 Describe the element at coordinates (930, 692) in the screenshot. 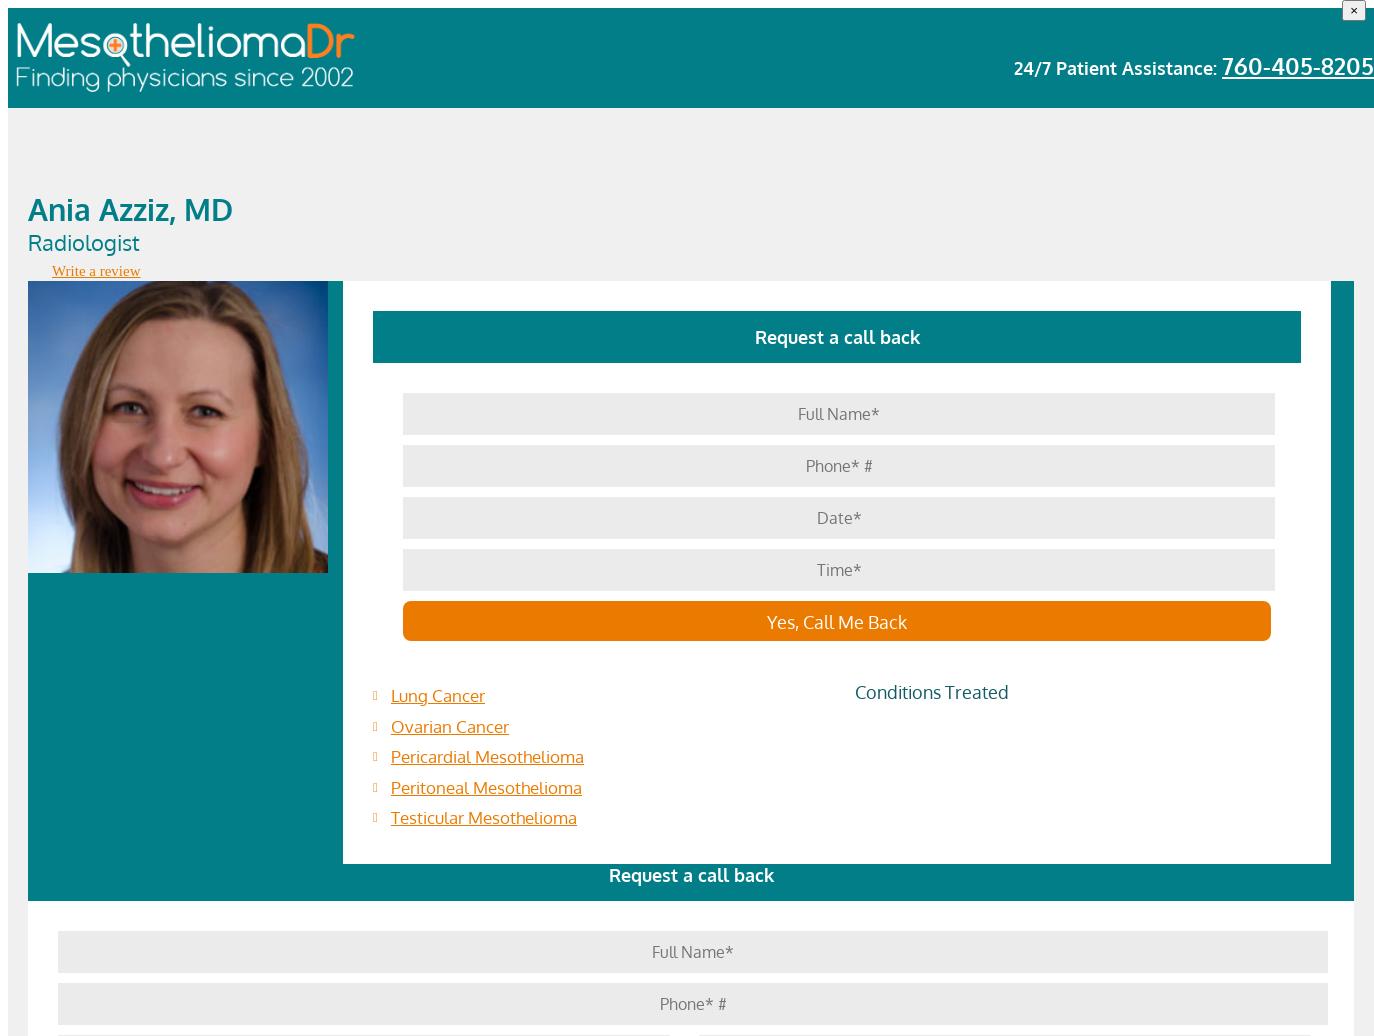

I see `'Conditions Treated'` at that location.